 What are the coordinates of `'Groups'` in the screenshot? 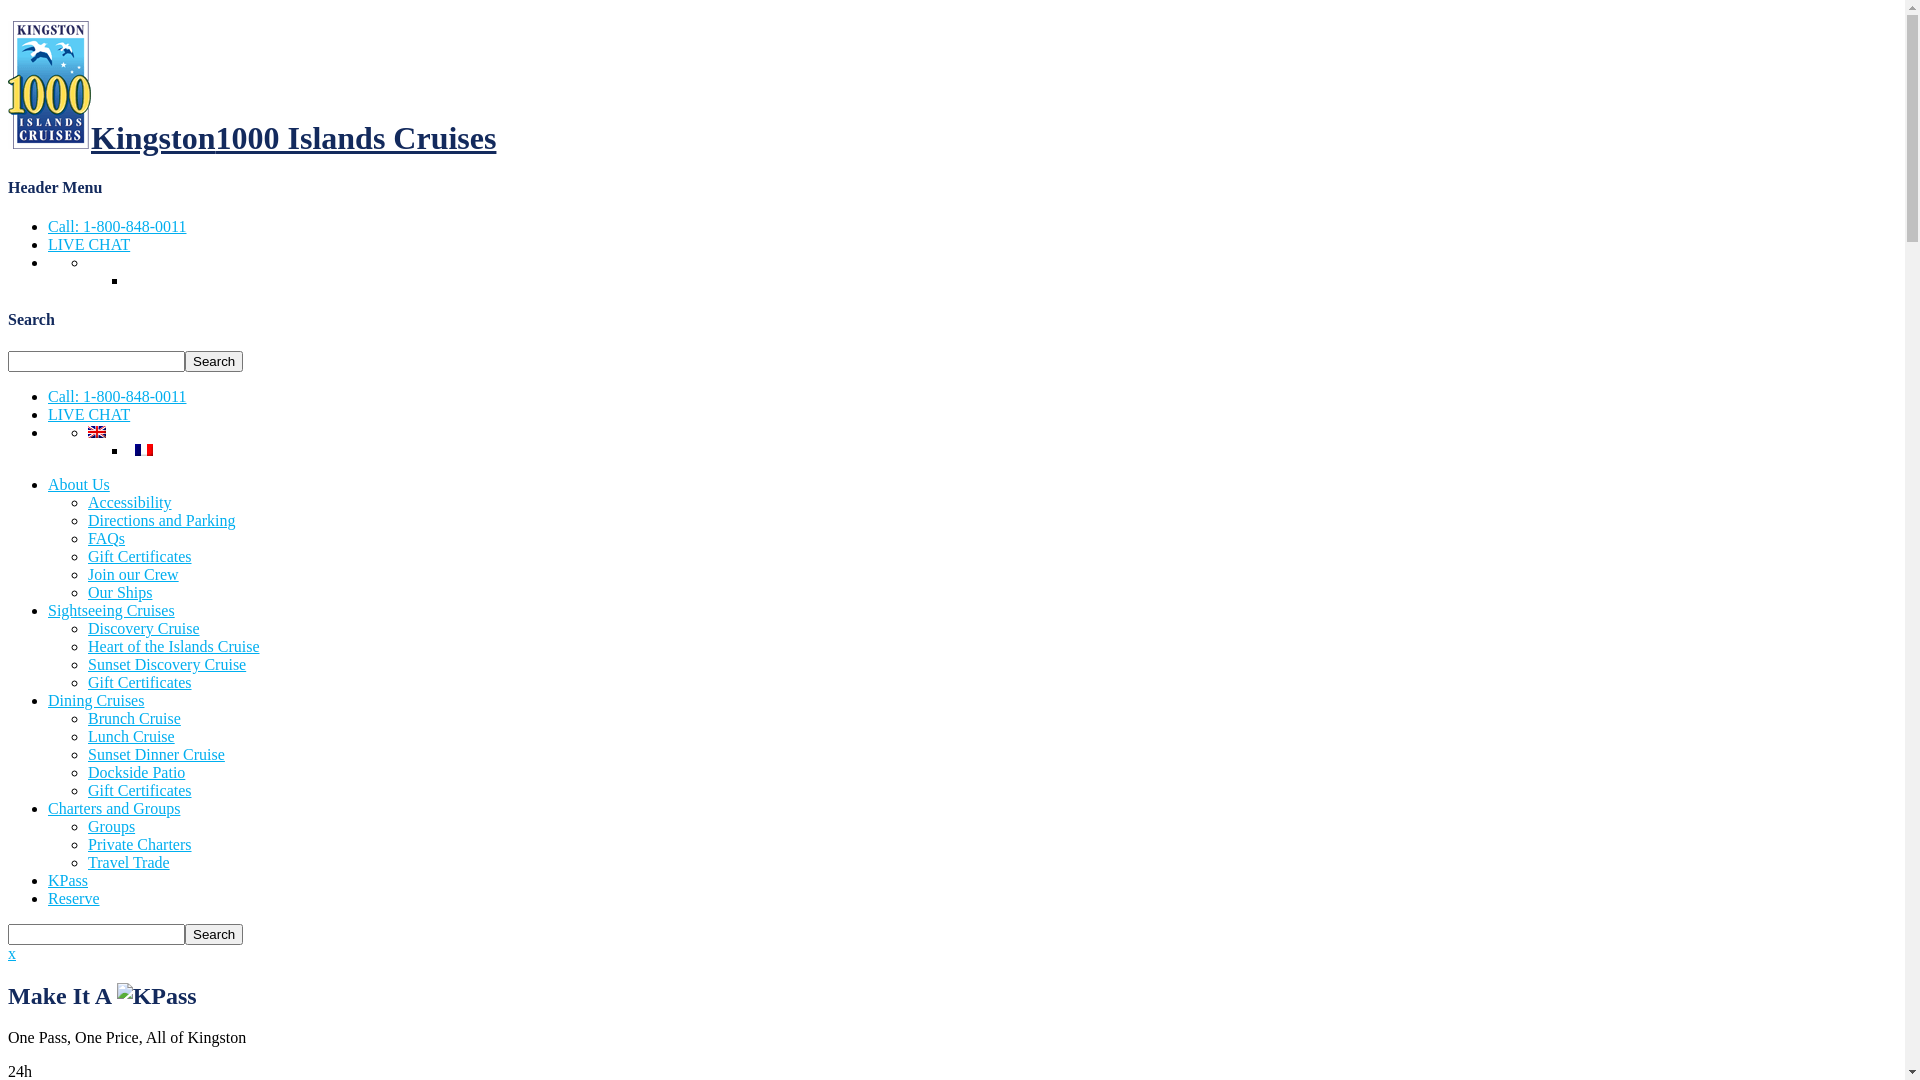 It's located at (110, 826).